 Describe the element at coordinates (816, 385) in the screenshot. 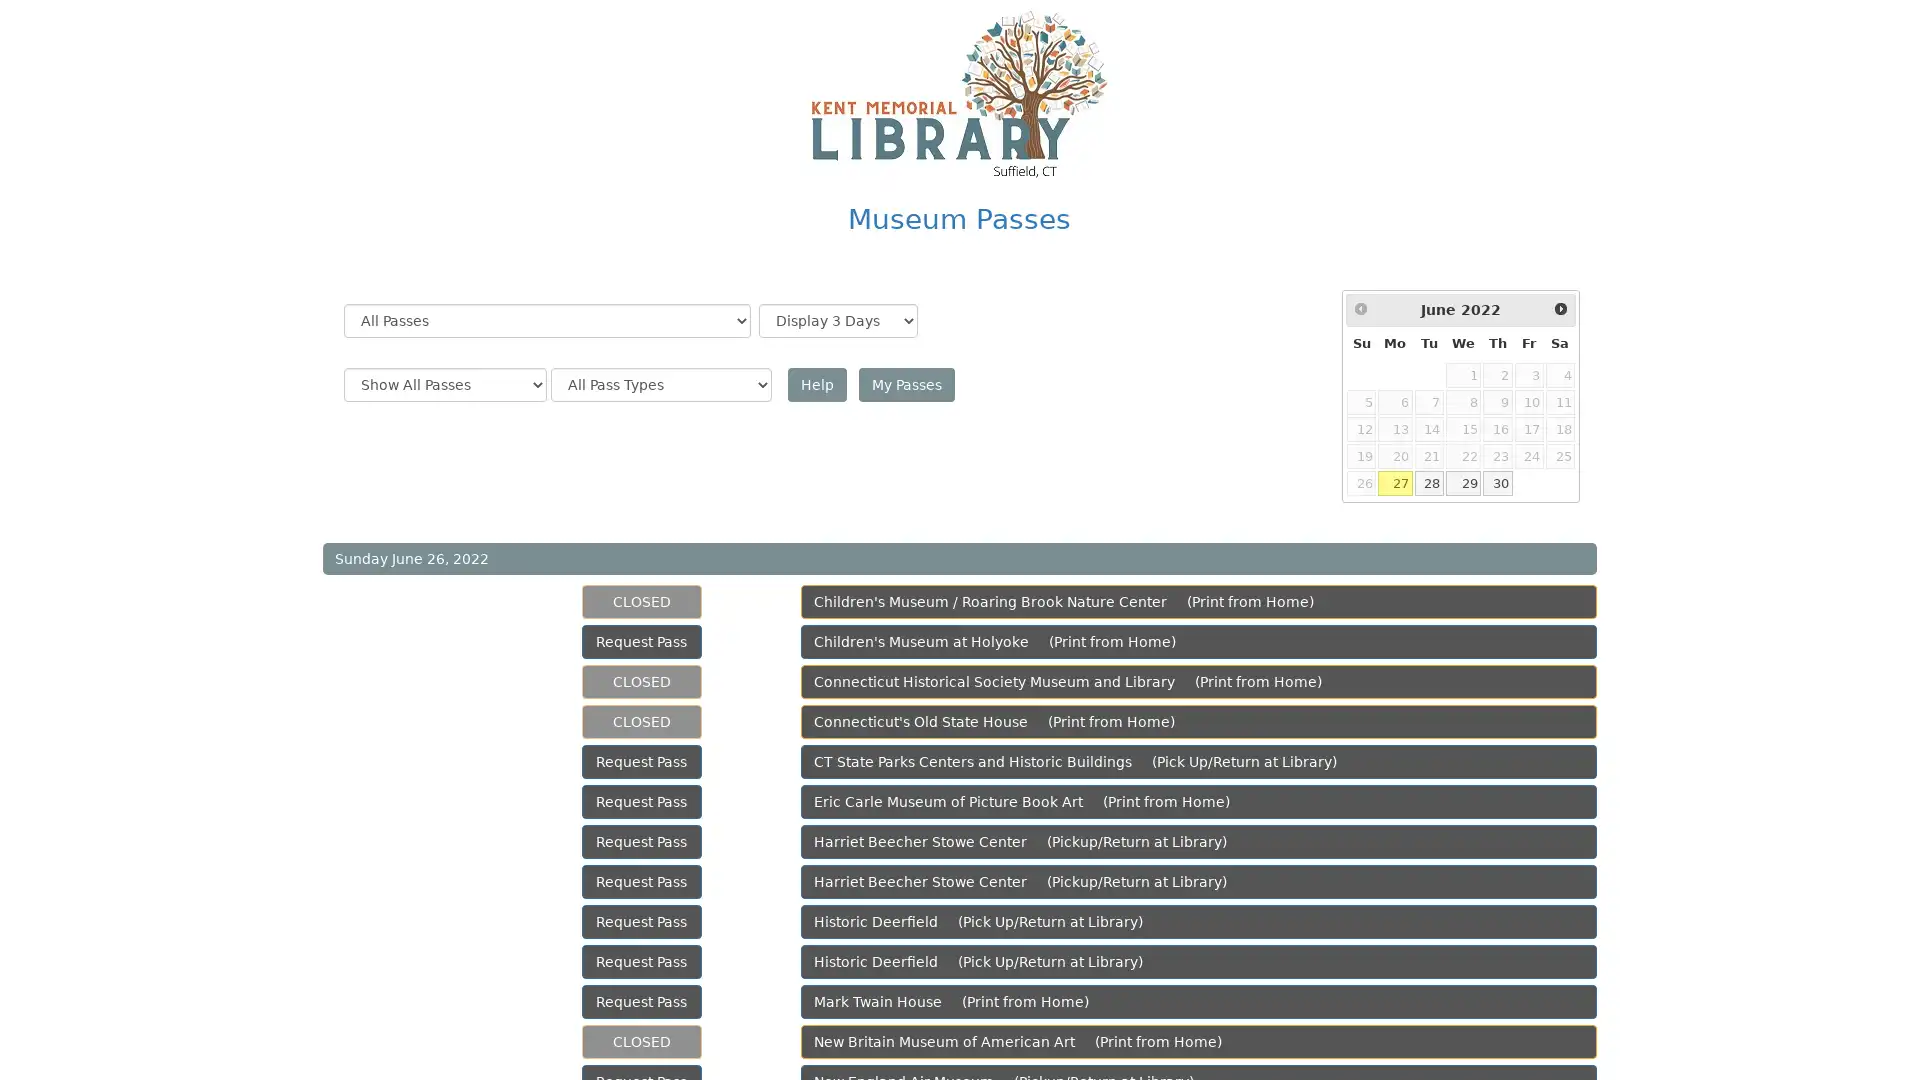

I see `Help` at that location.